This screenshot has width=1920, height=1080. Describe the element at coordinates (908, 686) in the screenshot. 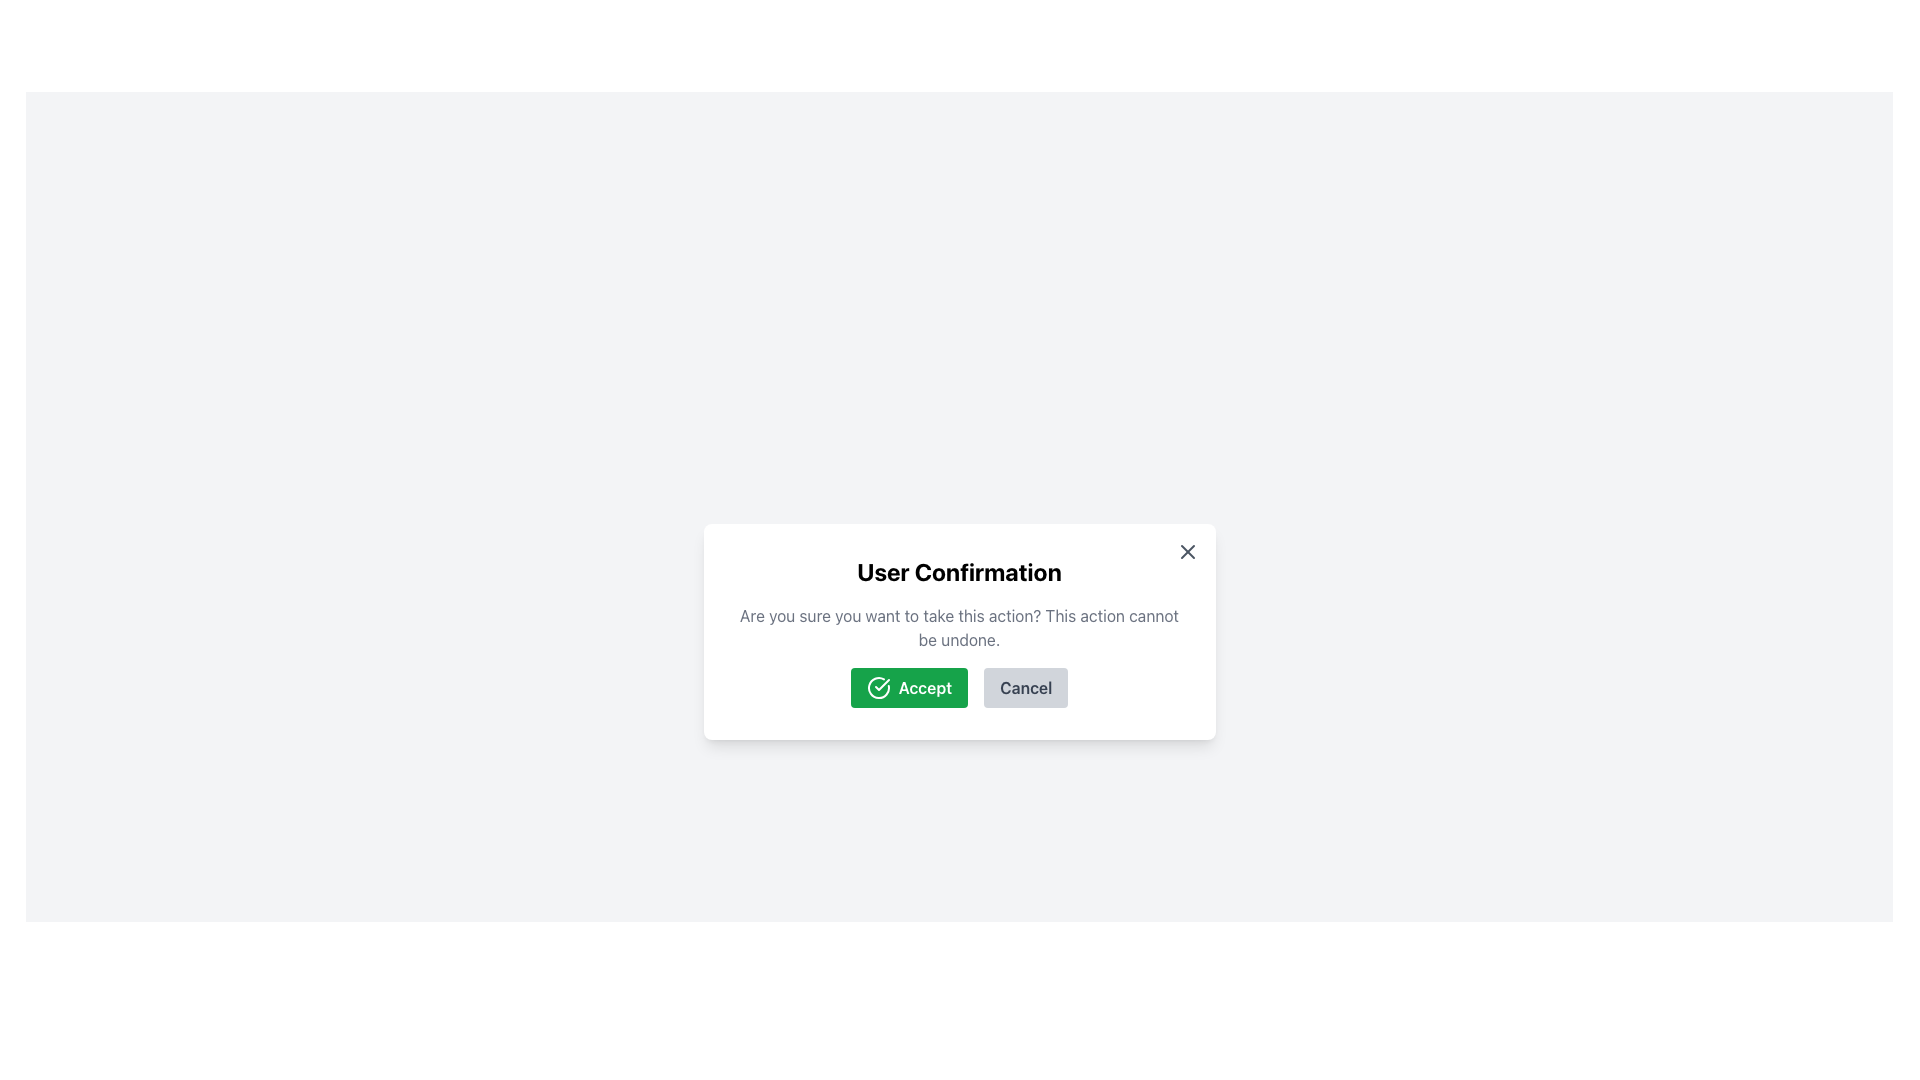

I see `the 'Accept' button located in the center-bottom portion of the confirmation dialog to confirm the action` at that location.